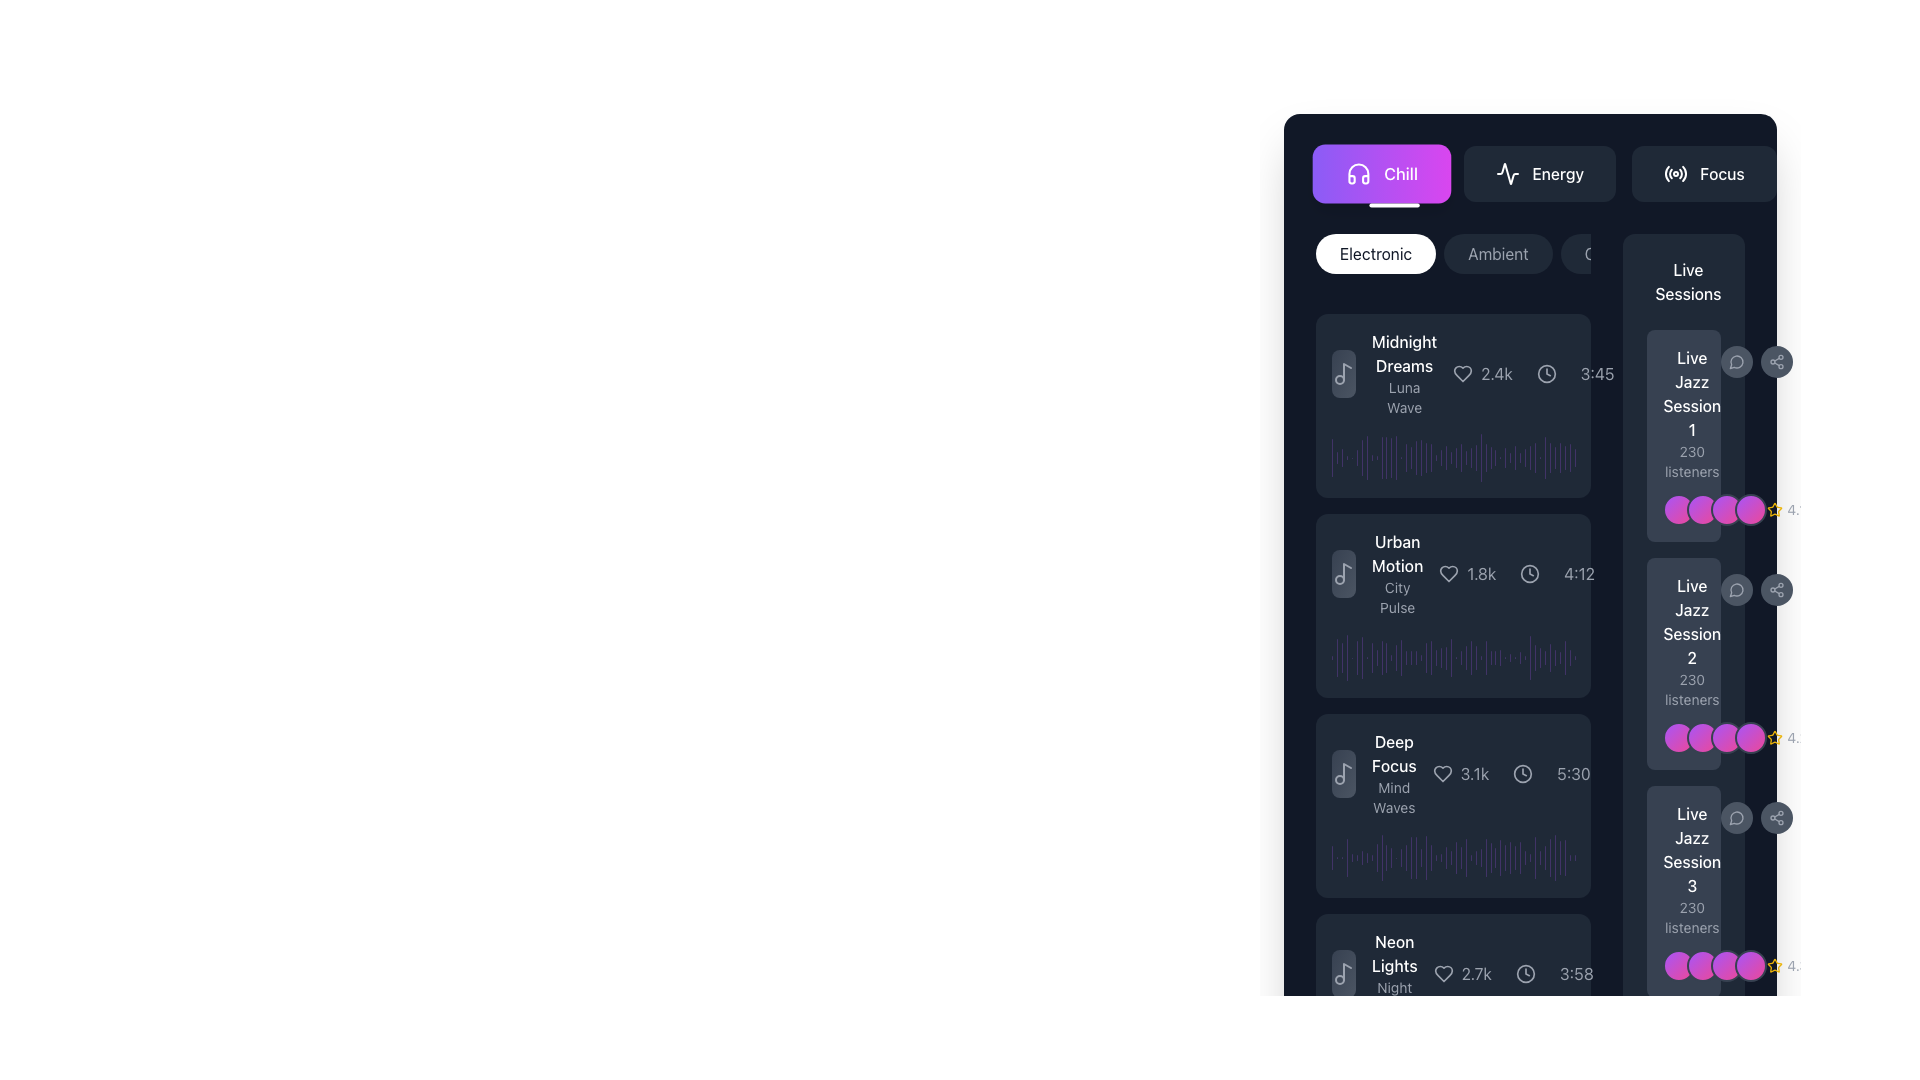 The width and height of the screenshot is (1920, 1080). What do you see at coordinates (1702, 964) in the screenshot?
I see `the second avatar icon in the group of circular icons near the right side of the interface, representing a participant in the 'Live Jazz Session'` at bounding box center [1702, 964].